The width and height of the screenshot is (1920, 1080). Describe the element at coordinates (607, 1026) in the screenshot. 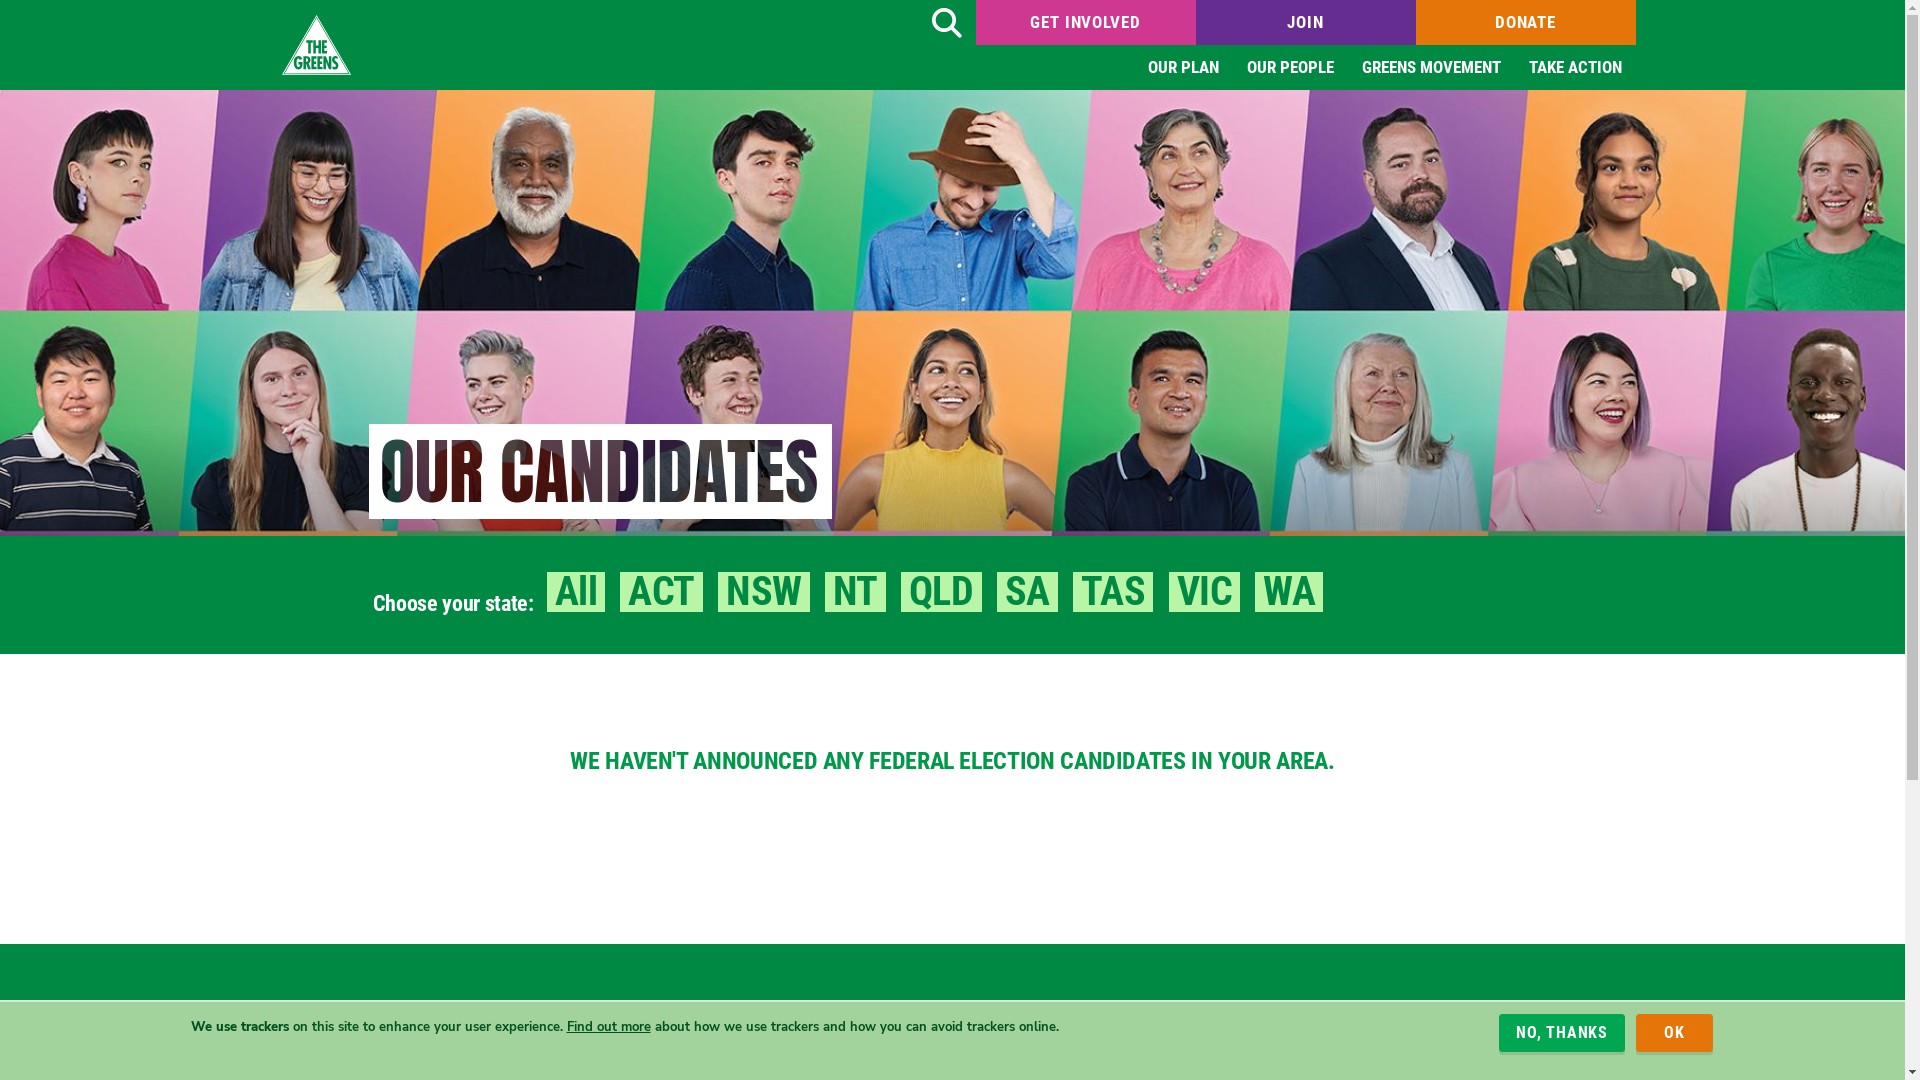

I see `'Find out more'` at that location.